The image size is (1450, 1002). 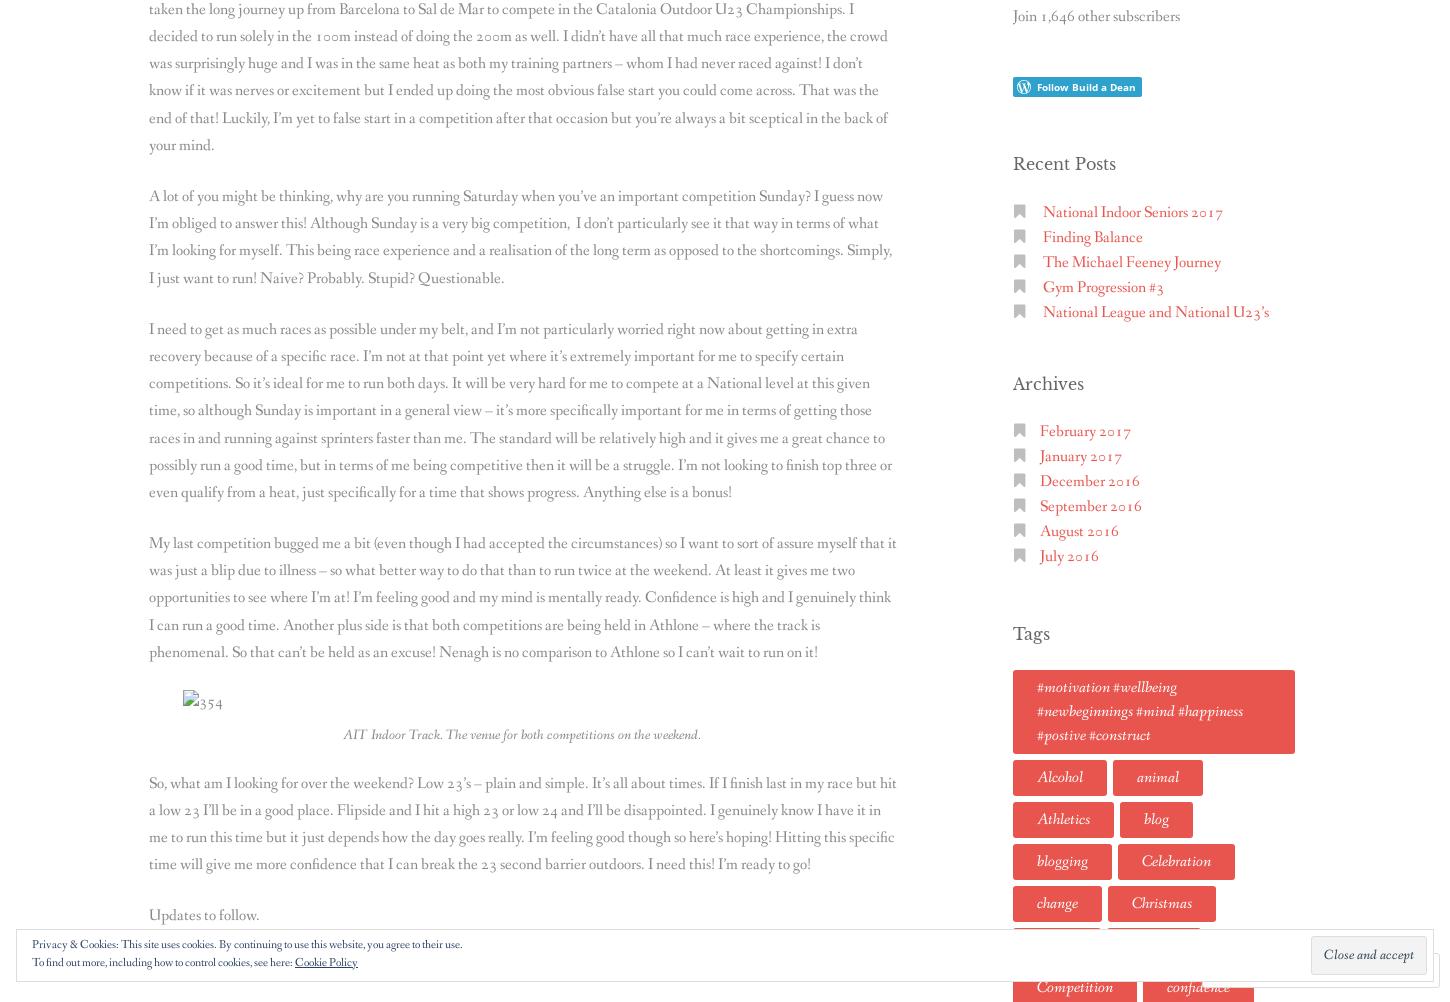 I want to click on 'July 2016', so click(x=1039, y=556).